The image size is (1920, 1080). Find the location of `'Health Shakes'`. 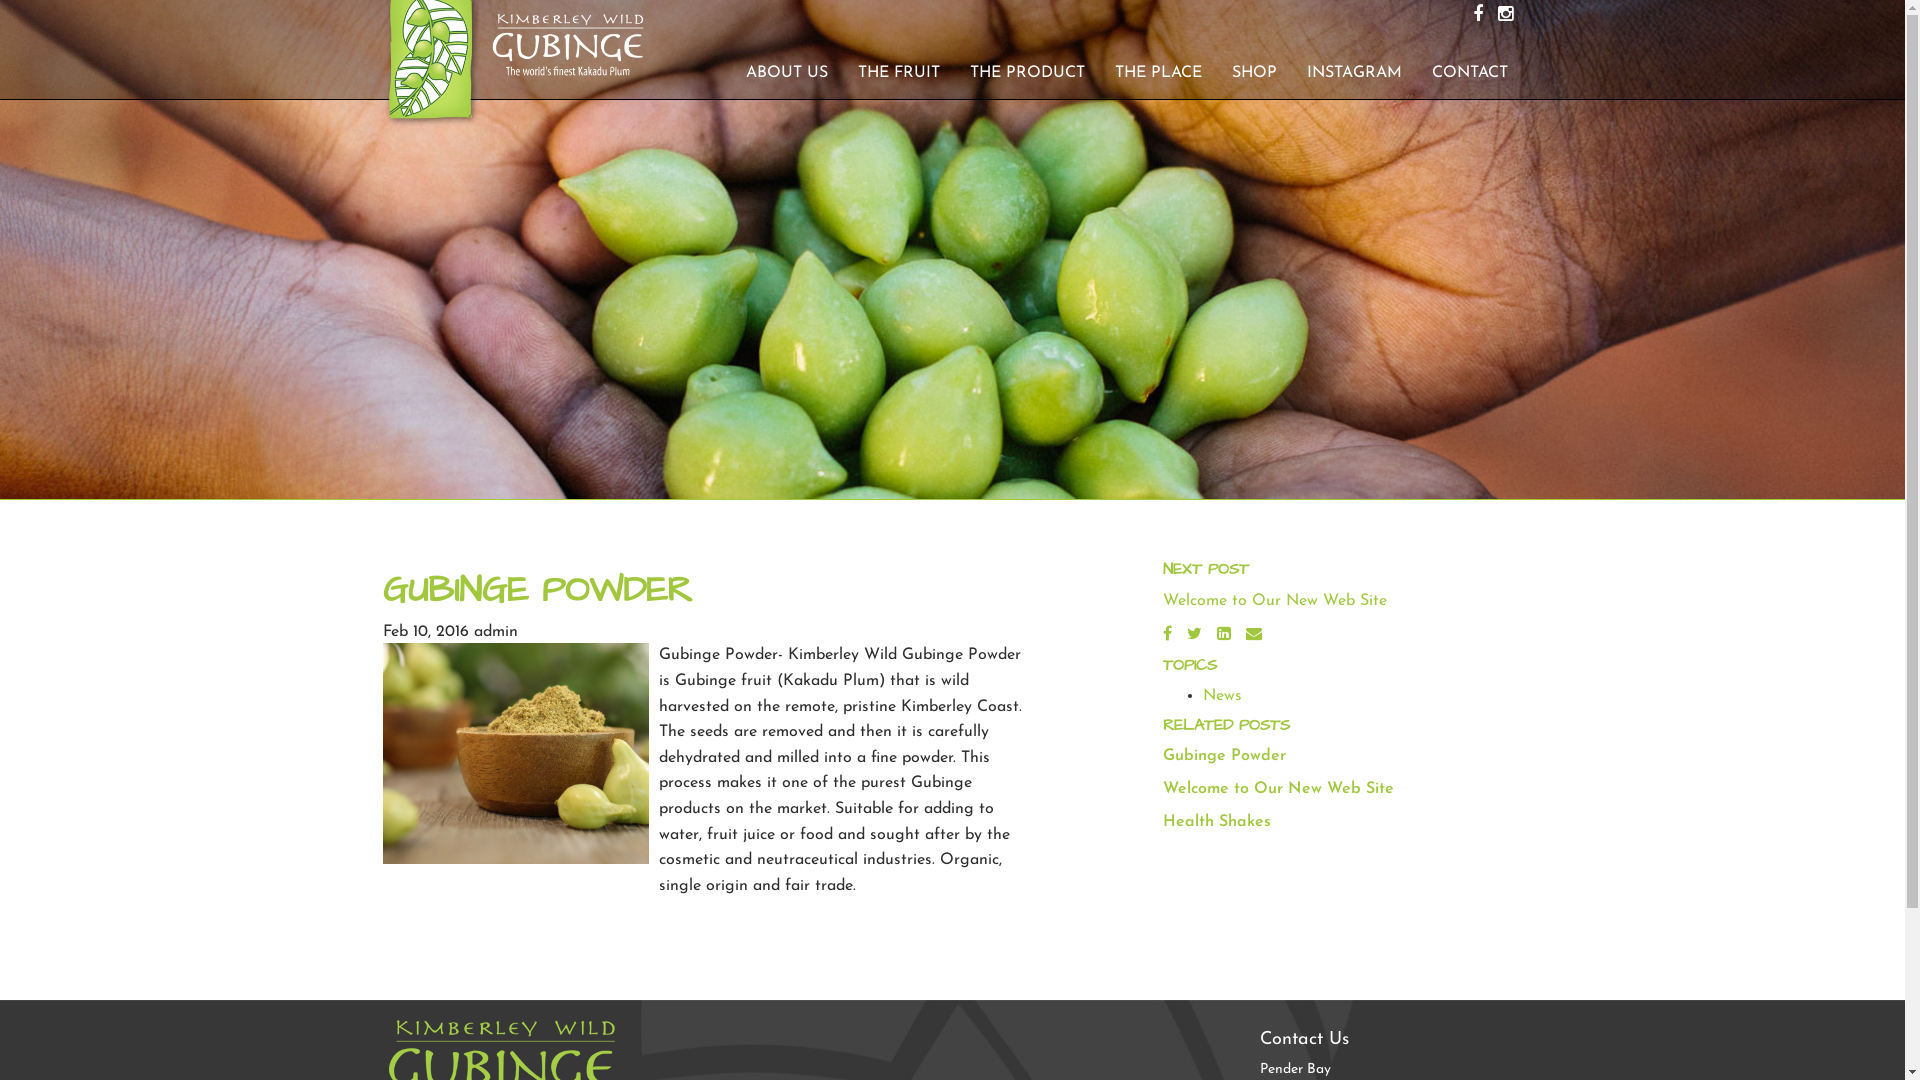

'Health Shakes' is located at coordinates (1214, 821).